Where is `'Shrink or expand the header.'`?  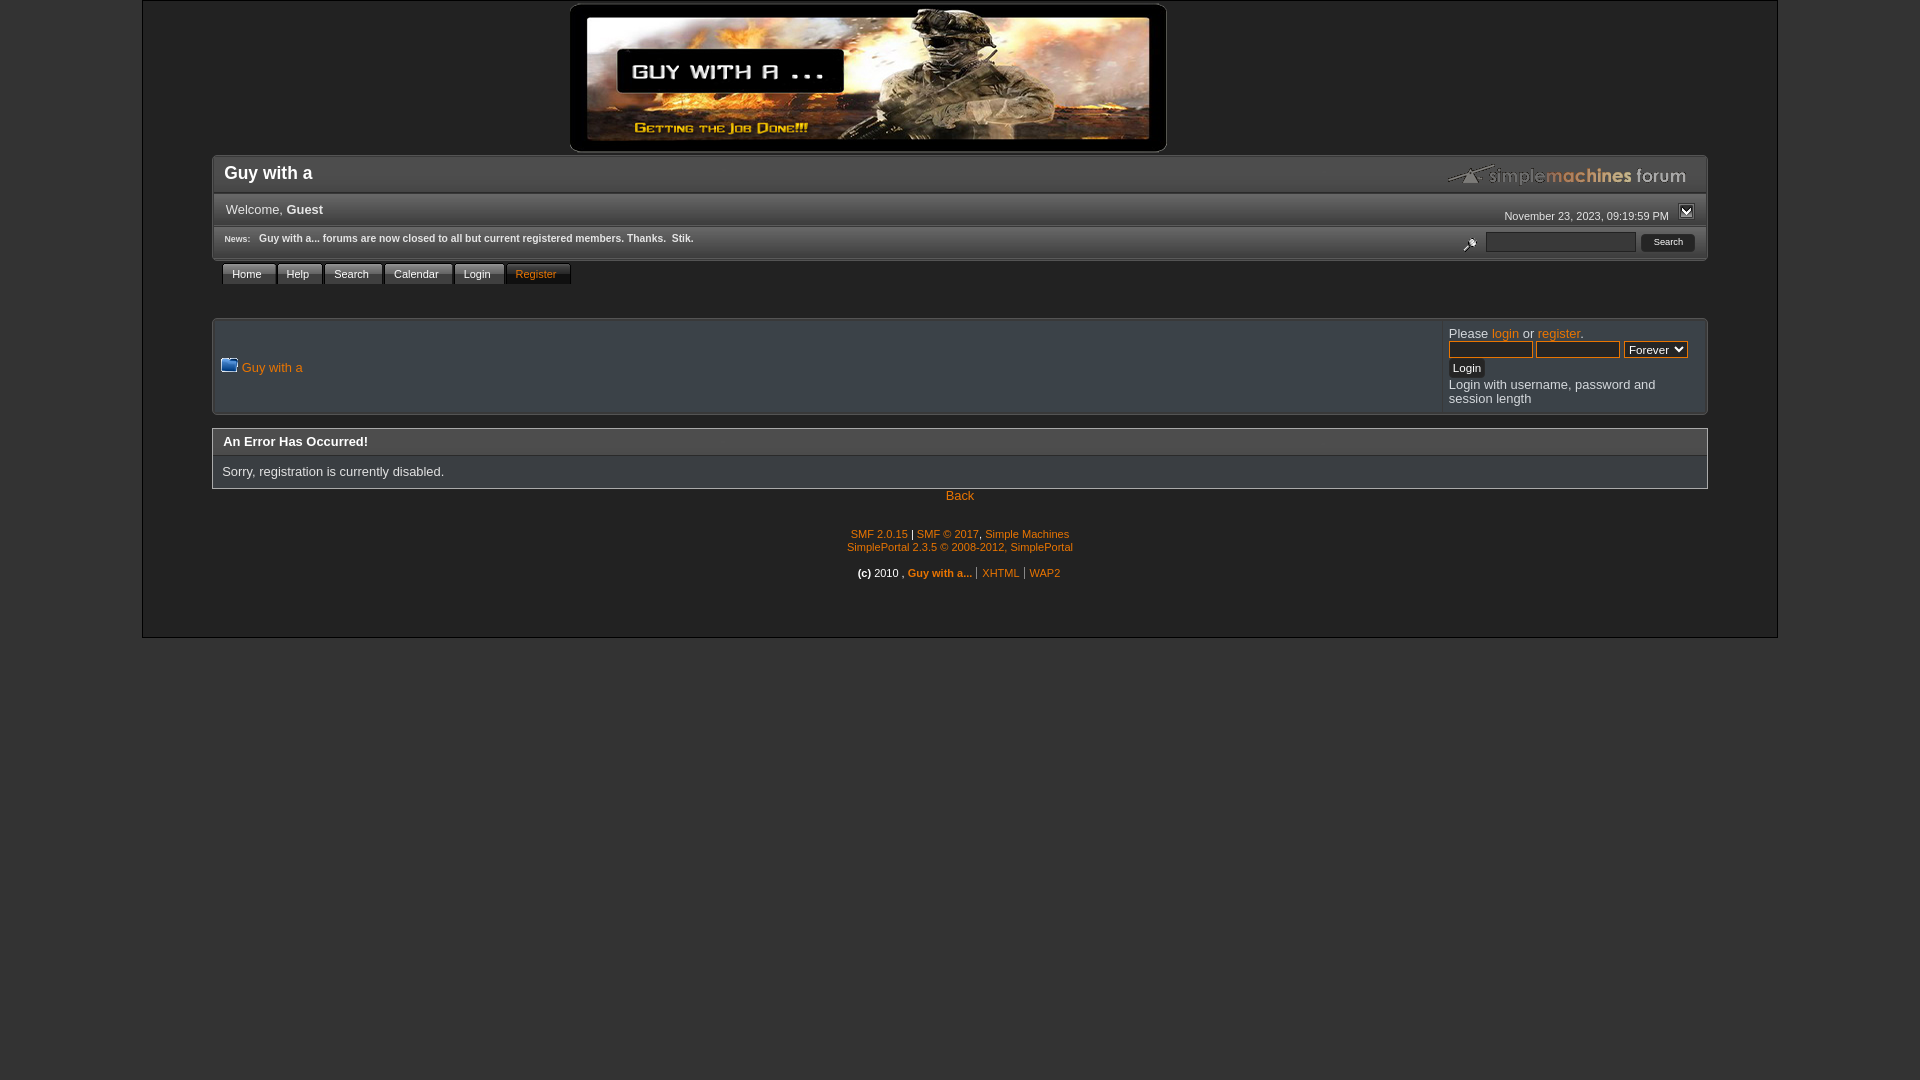
'Shrink or expand the header.' is located at coordinates (1685, 211).